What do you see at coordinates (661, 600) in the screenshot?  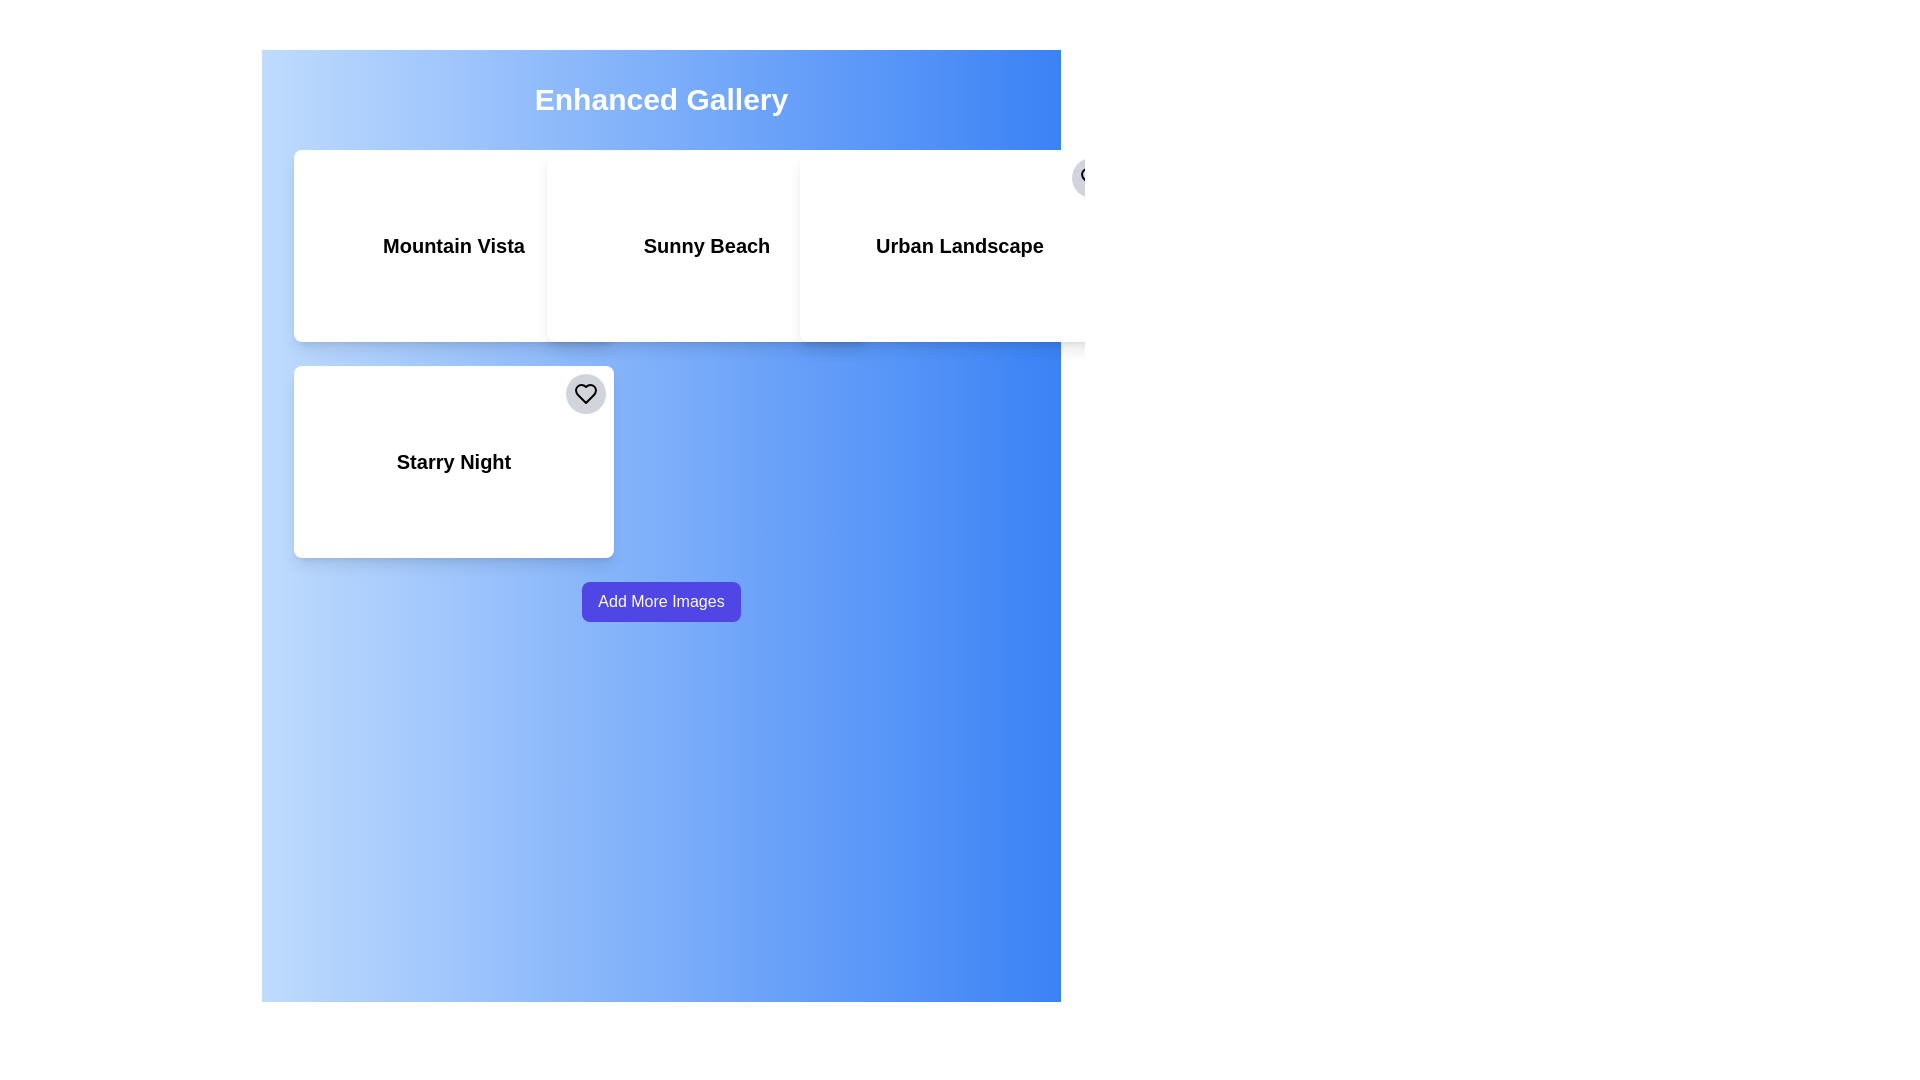 I see `the button located below the gallery content, centered horizontally, directly underneath the 'Starry Night' section to observe hover effects` at bounding box center [661, 600].